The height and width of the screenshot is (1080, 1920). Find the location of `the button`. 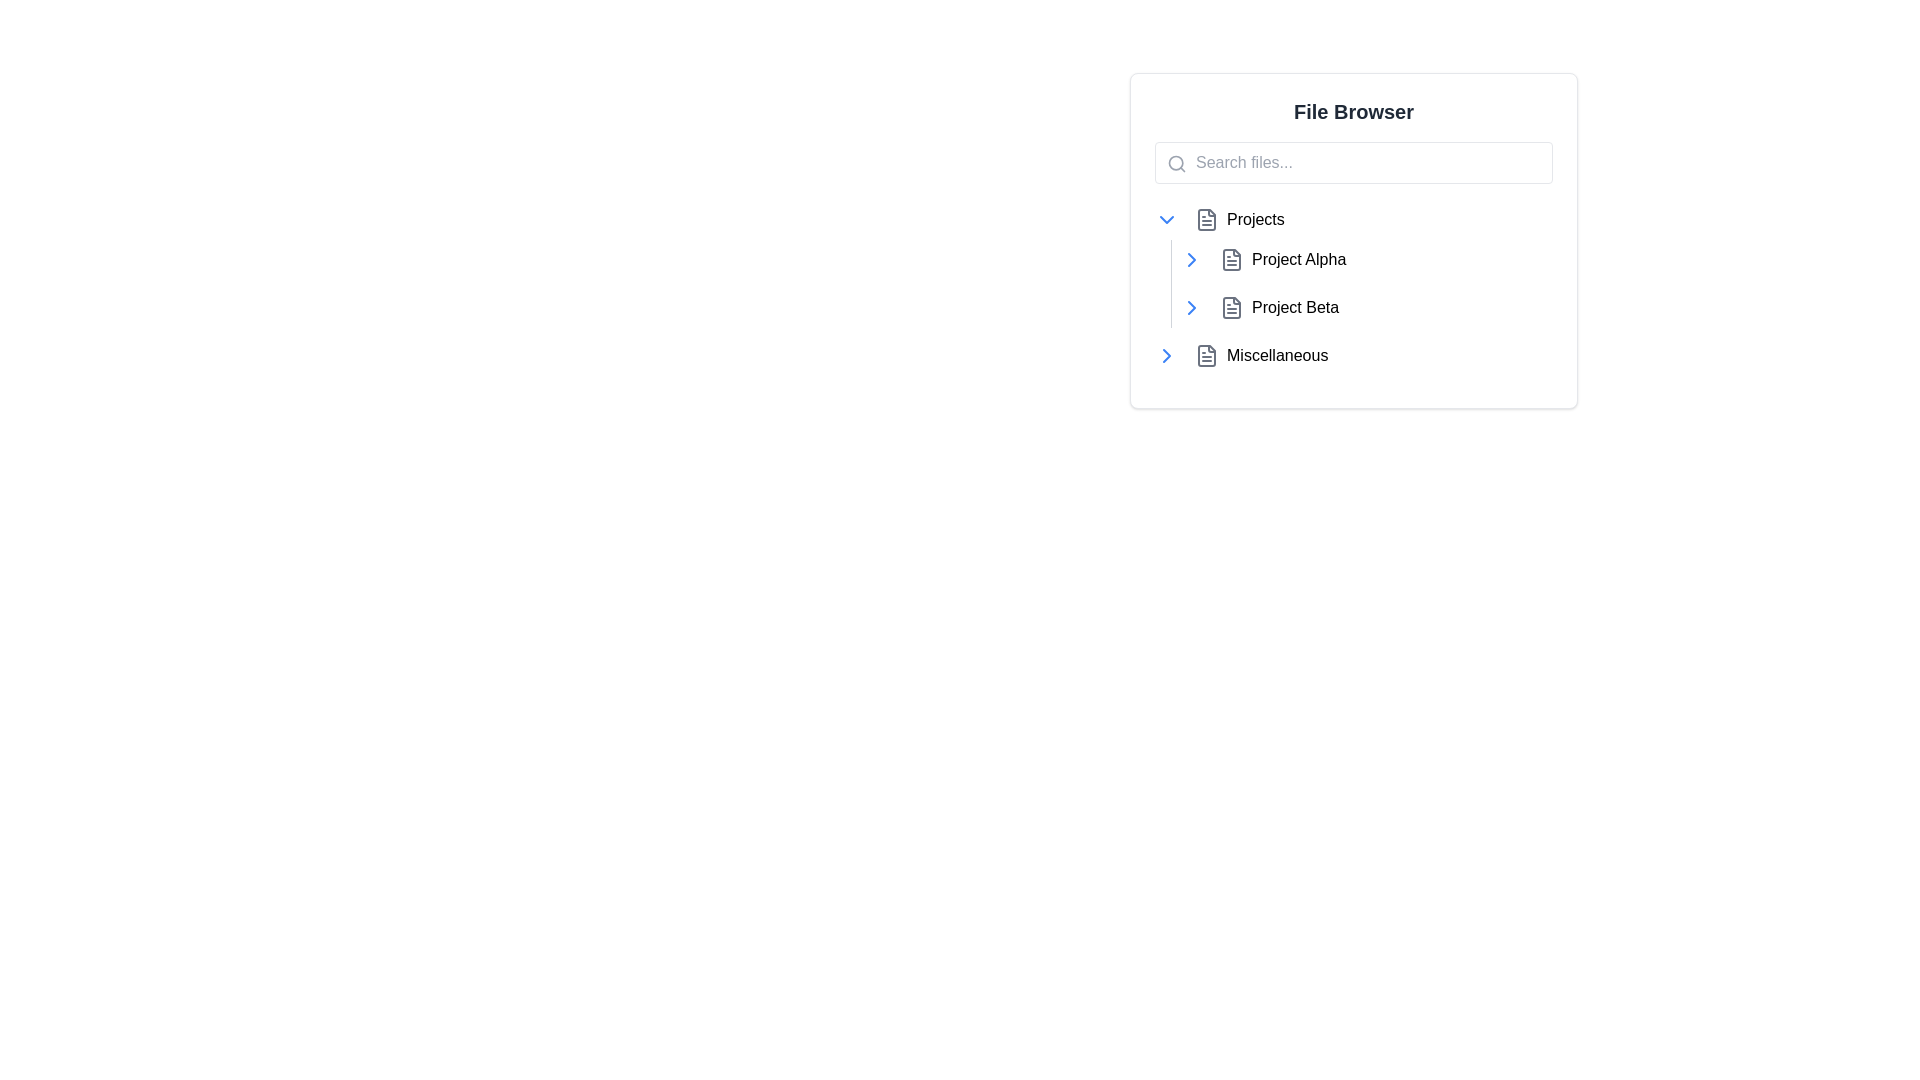

the button is located at coordinates (1283, 258).